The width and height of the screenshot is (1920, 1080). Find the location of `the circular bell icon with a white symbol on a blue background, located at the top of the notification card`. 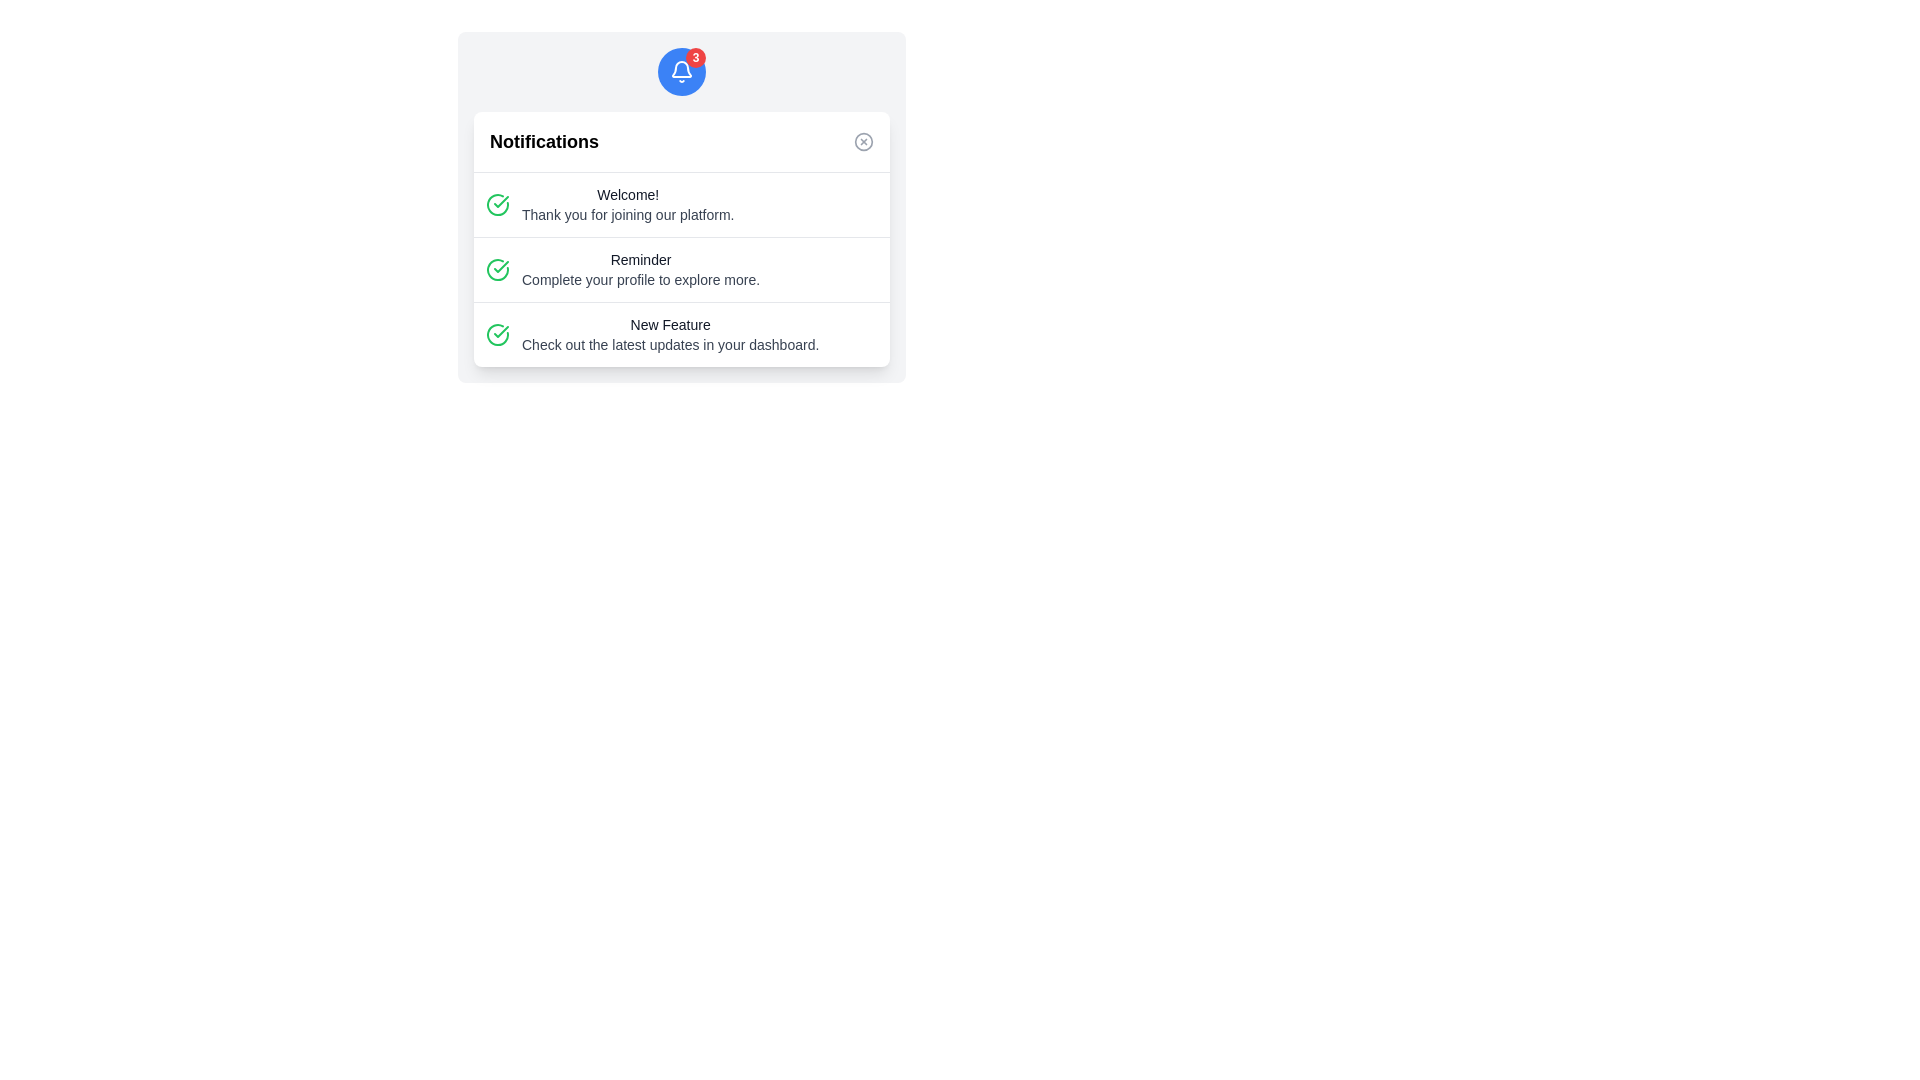

the circular bell icon with a white symbol on a blue background, located at the top of the notification card is located at coordinates (681, 71).